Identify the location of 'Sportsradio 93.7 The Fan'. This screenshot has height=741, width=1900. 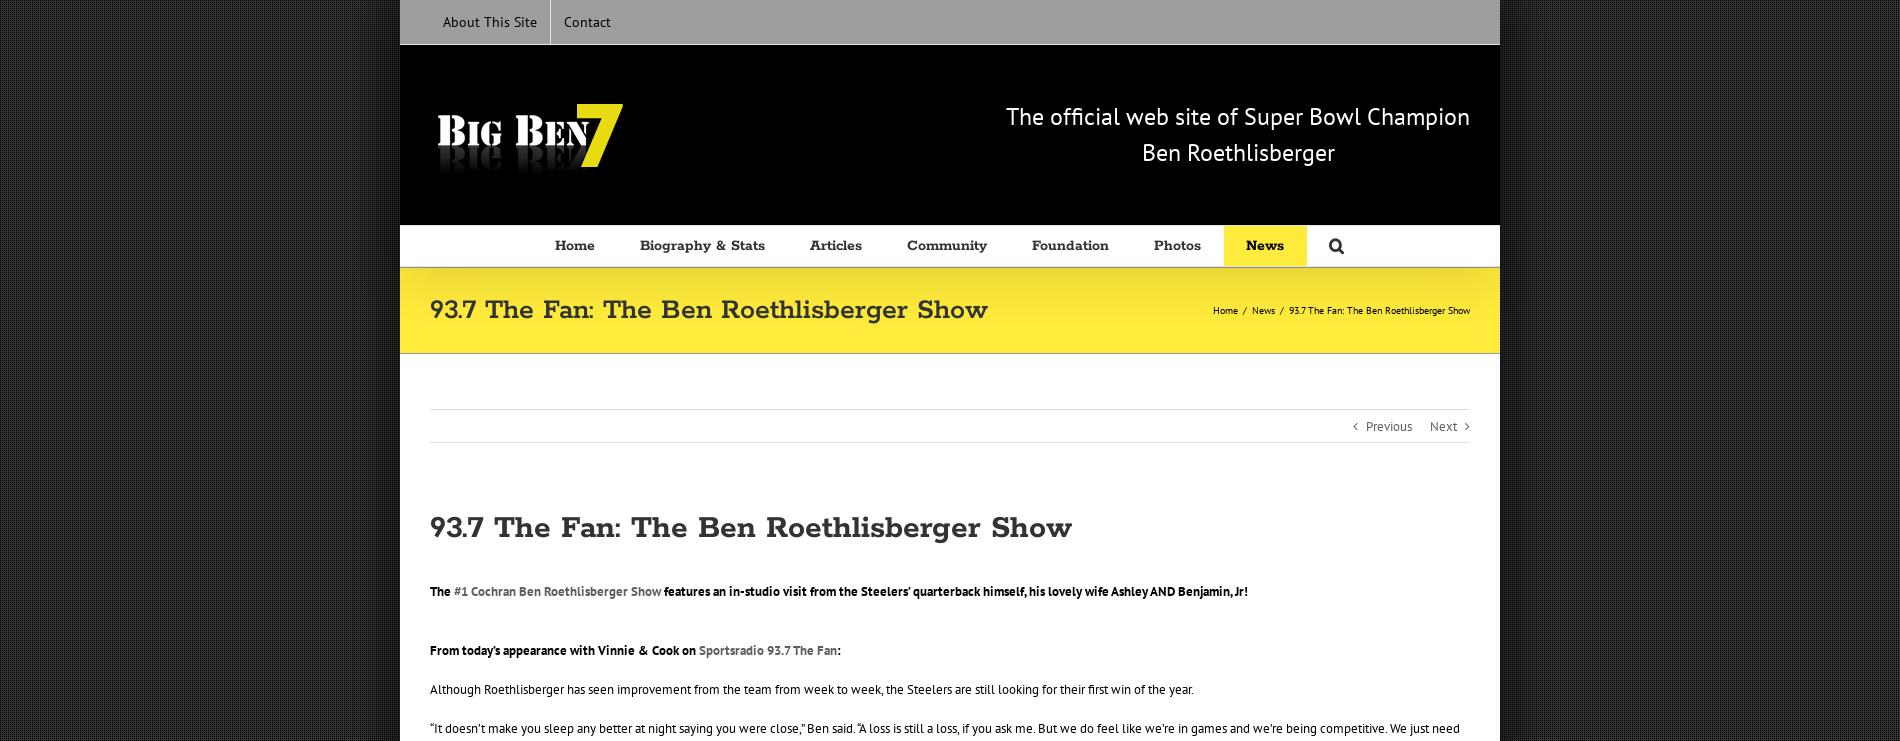
(766, 648).